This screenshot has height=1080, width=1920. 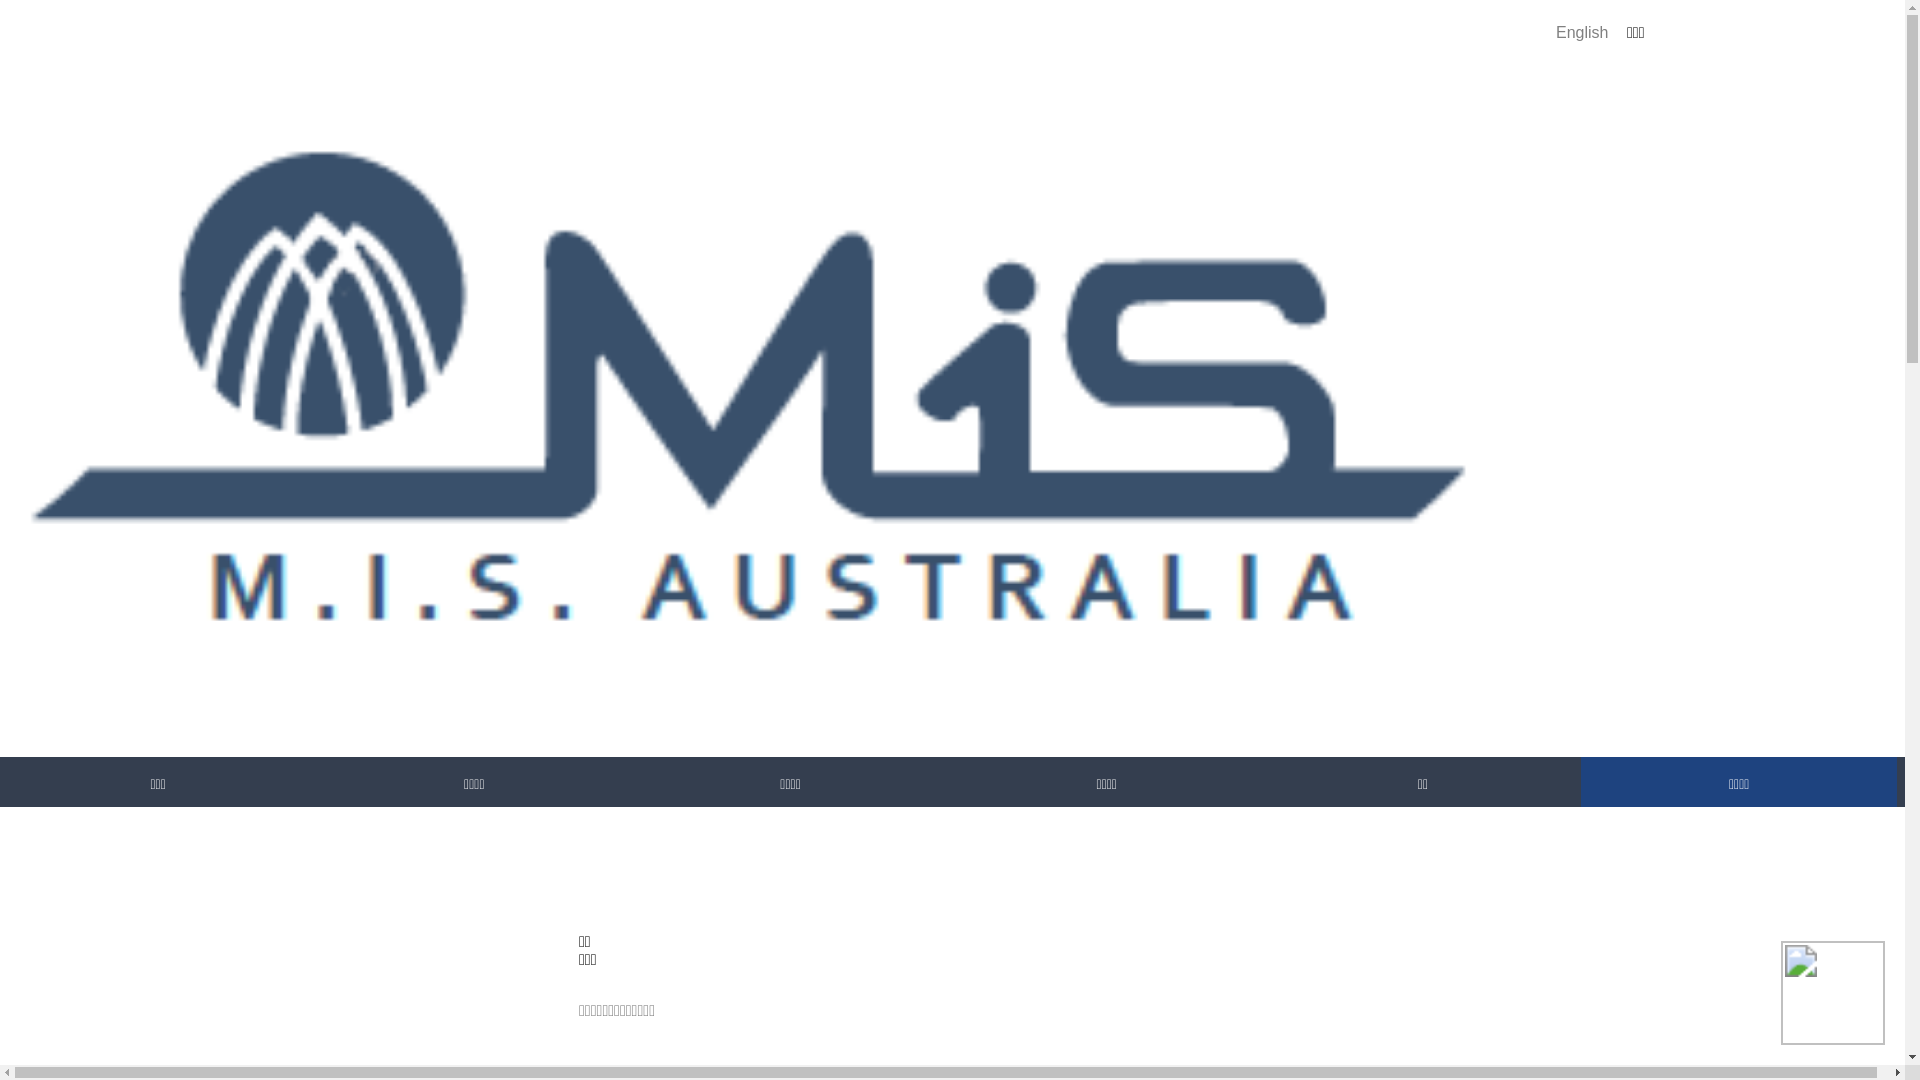 I want to click on 'English', so click(x=1581, y=32).